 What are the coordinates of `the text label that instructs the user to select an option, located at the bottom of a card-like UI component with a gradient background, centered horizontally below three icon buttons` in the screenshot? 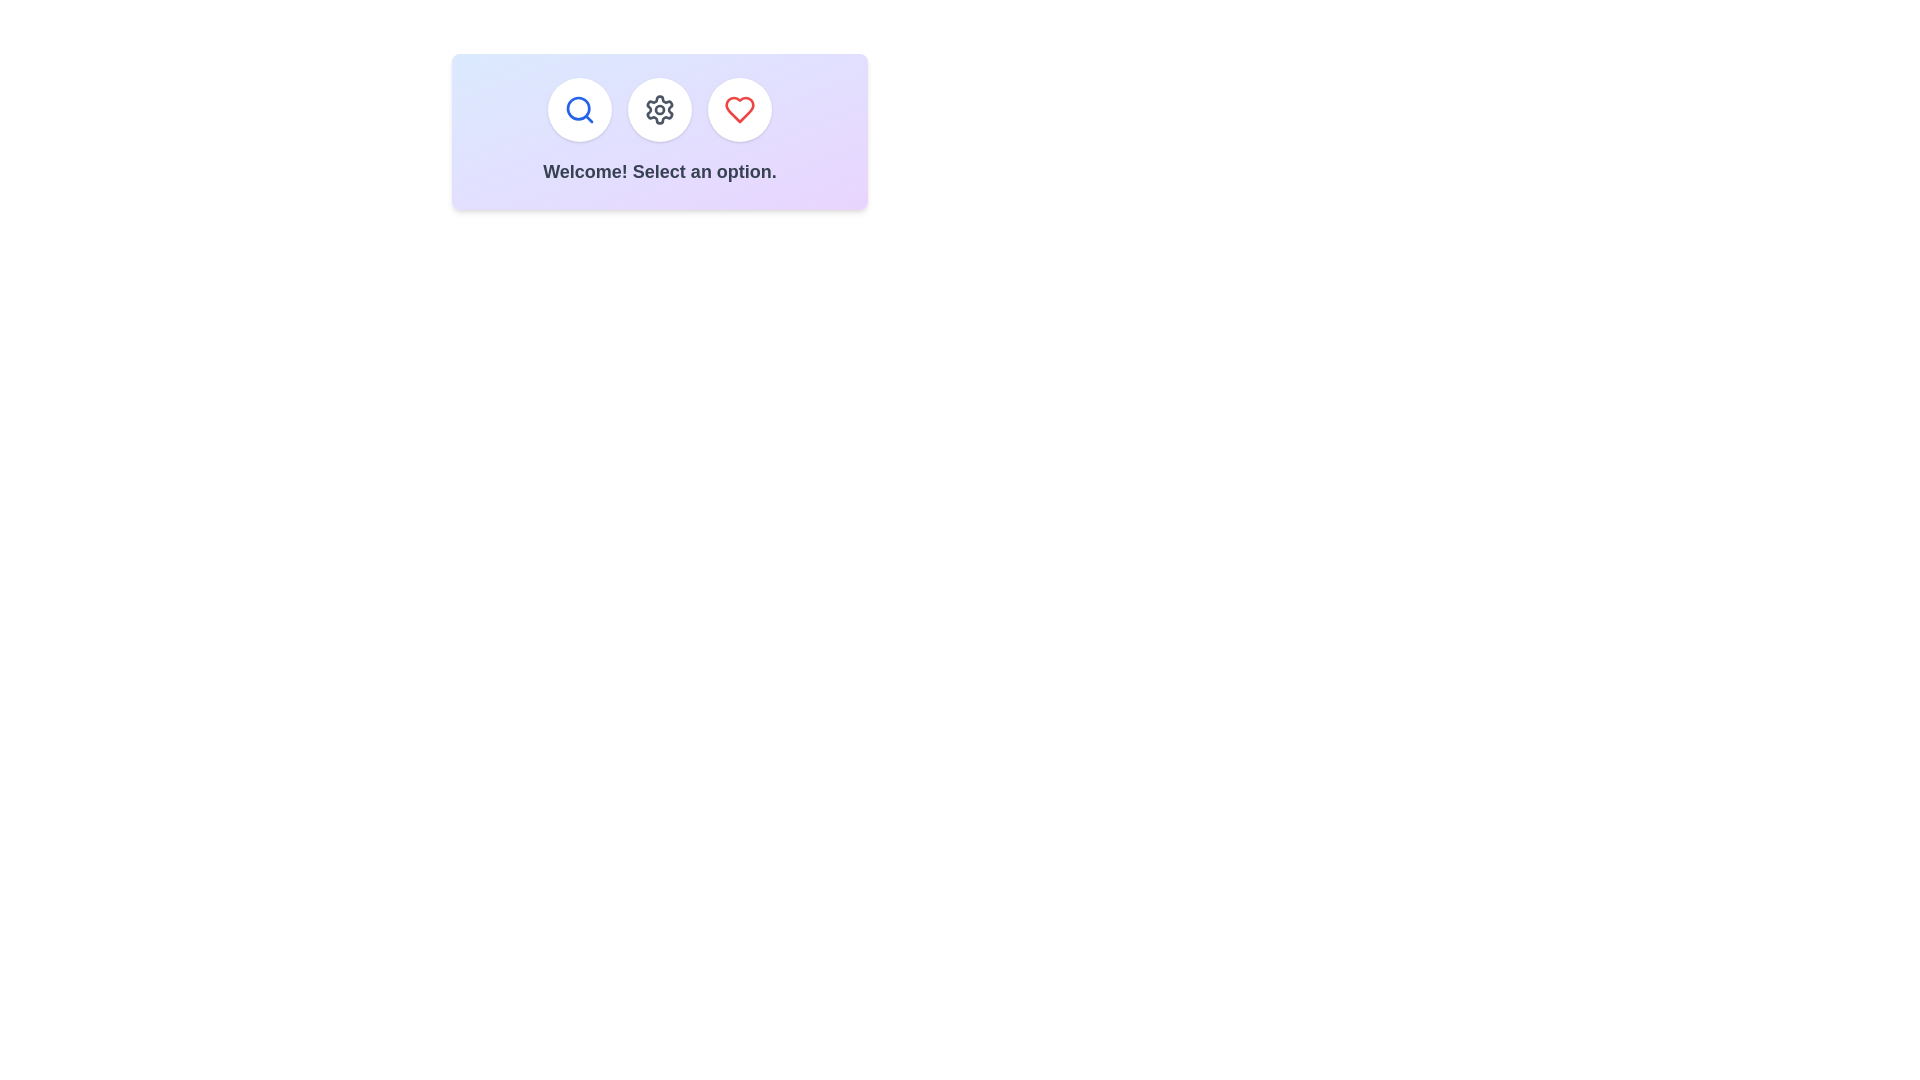 It's located at (660, 171).